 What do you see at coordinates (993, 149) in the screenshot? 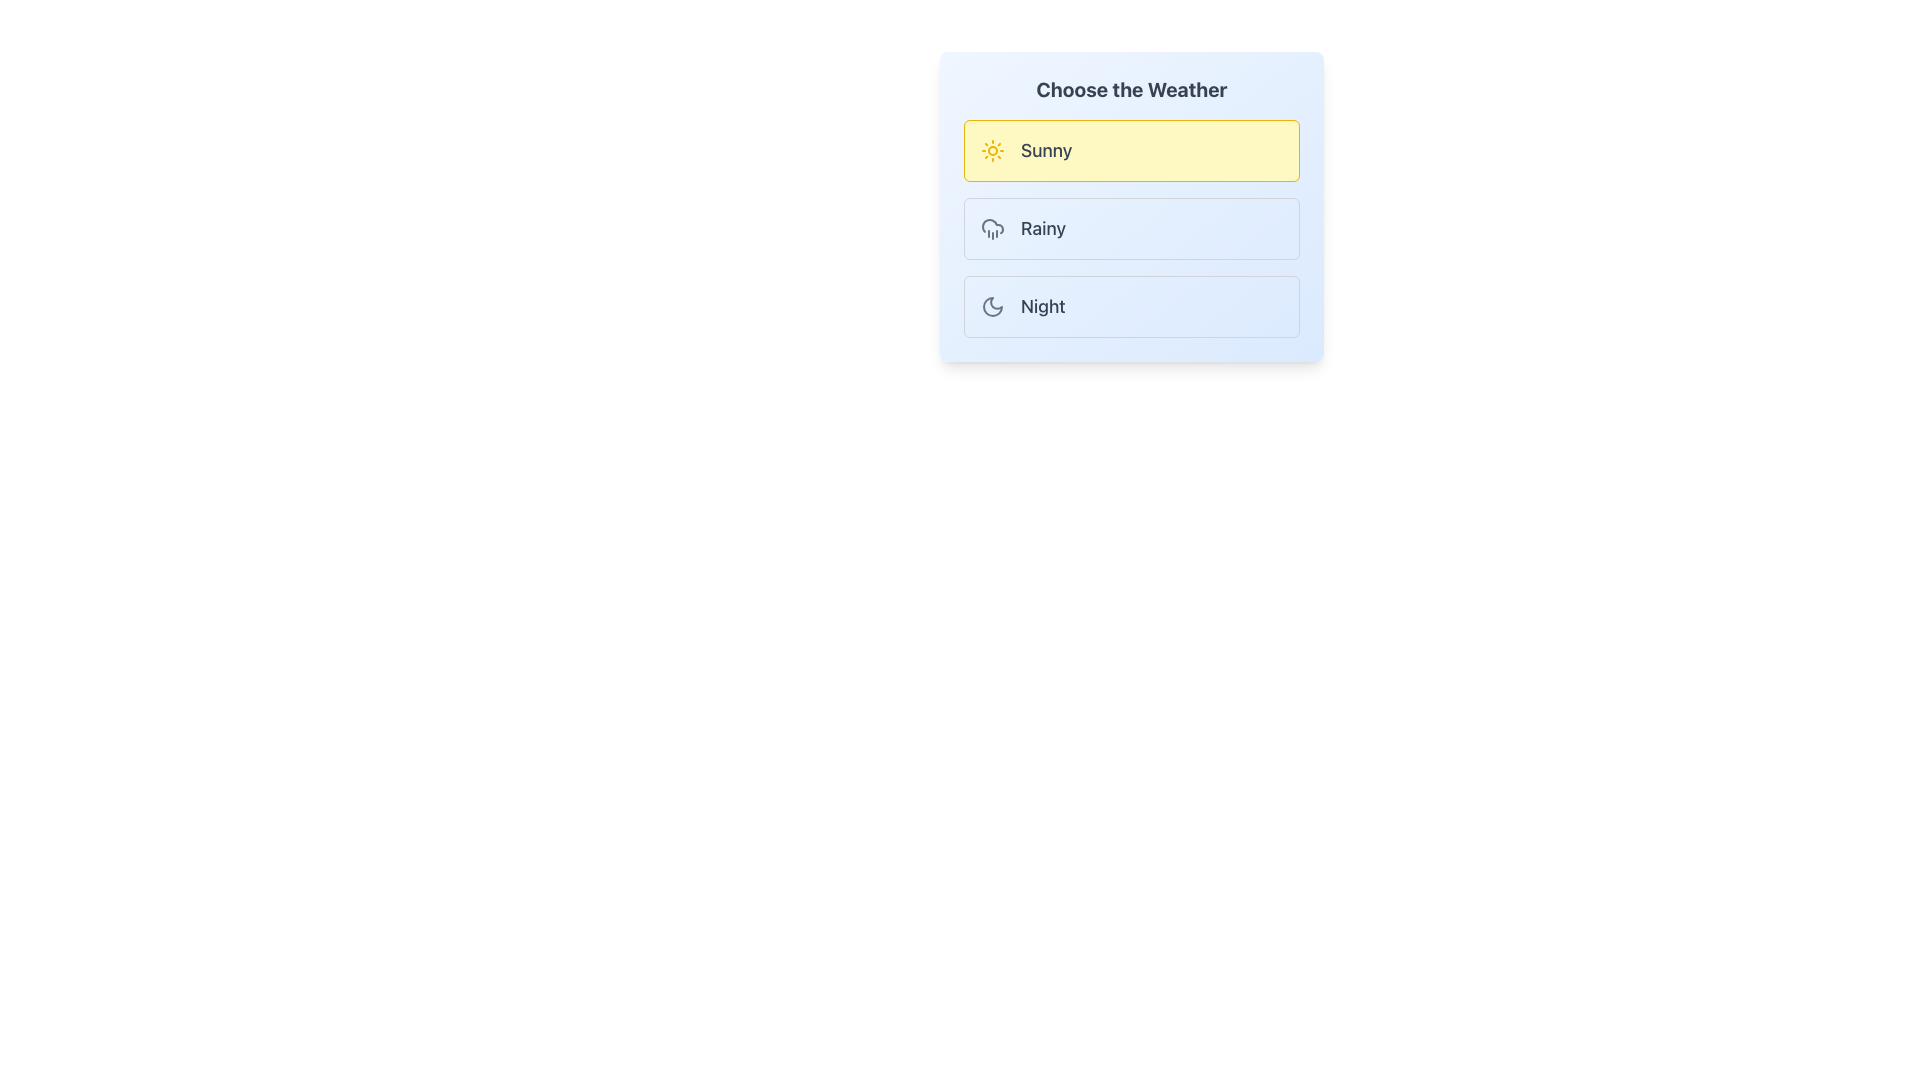
I see `the sun icon located in the highlighted section labeled 'Sunny', positioned to the left of the text label 'Sunny'` at bounding box center [993, 149].